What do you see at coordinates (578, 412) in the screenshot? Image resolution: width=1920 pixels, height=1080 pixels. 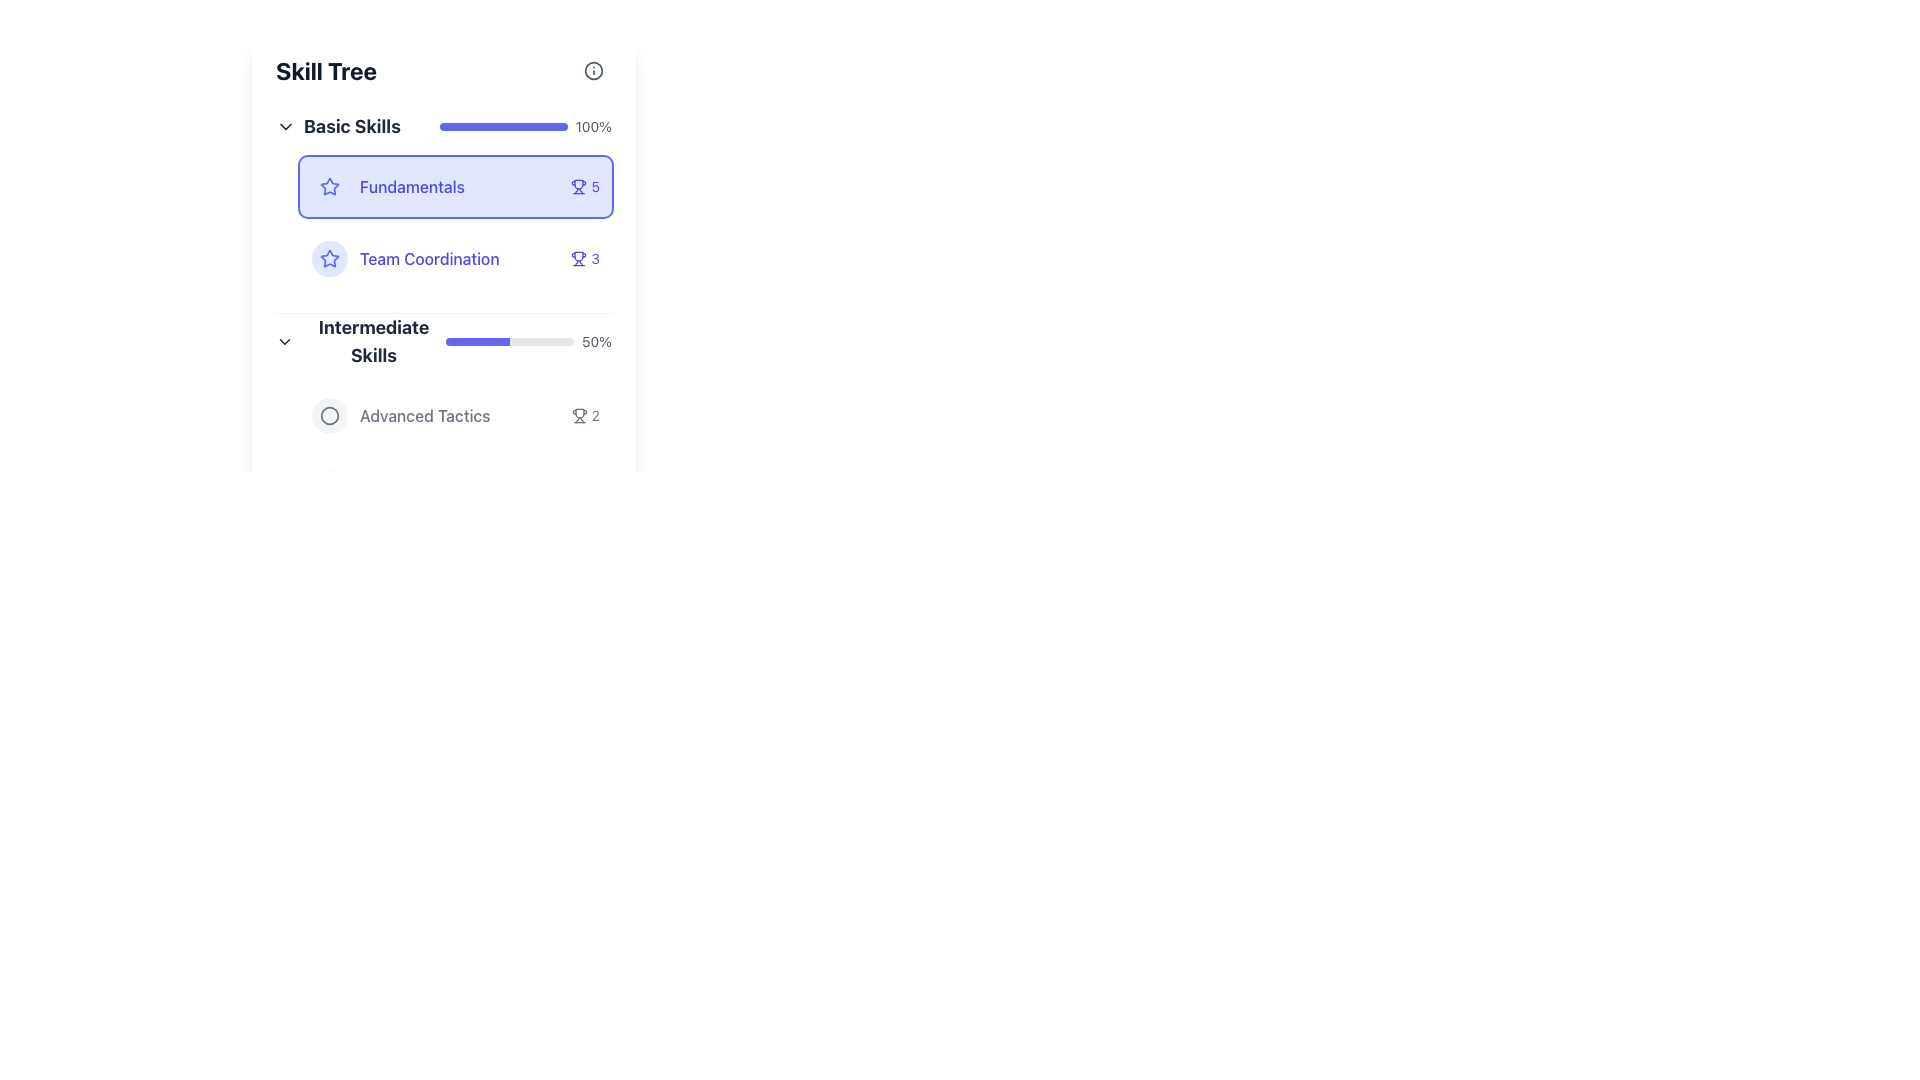 I see `the trophy cup's main body within the SVG icon next to the '2' in the 'Intermediate Skills' section labeled 'Advanced Tactics'` at bounding box center [578, 412].